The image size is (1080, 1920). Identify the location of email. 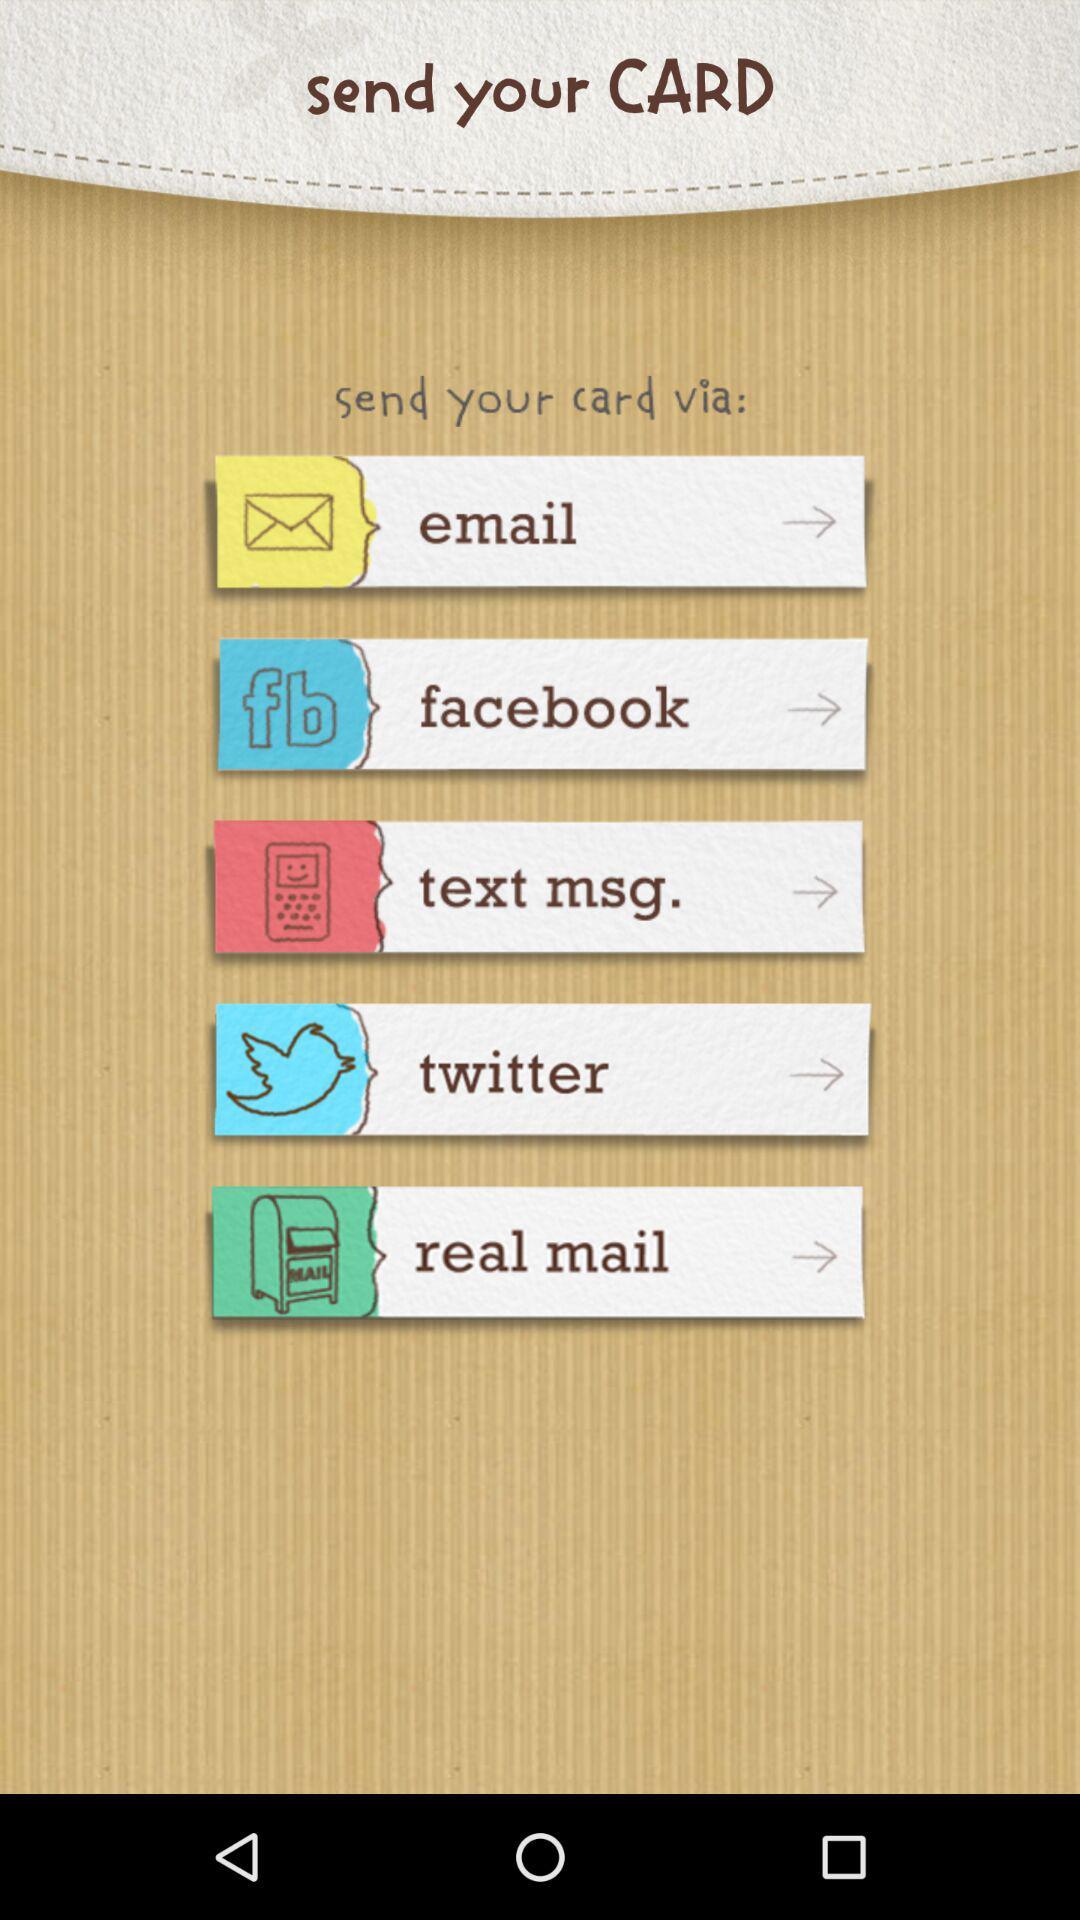
(540, 532).